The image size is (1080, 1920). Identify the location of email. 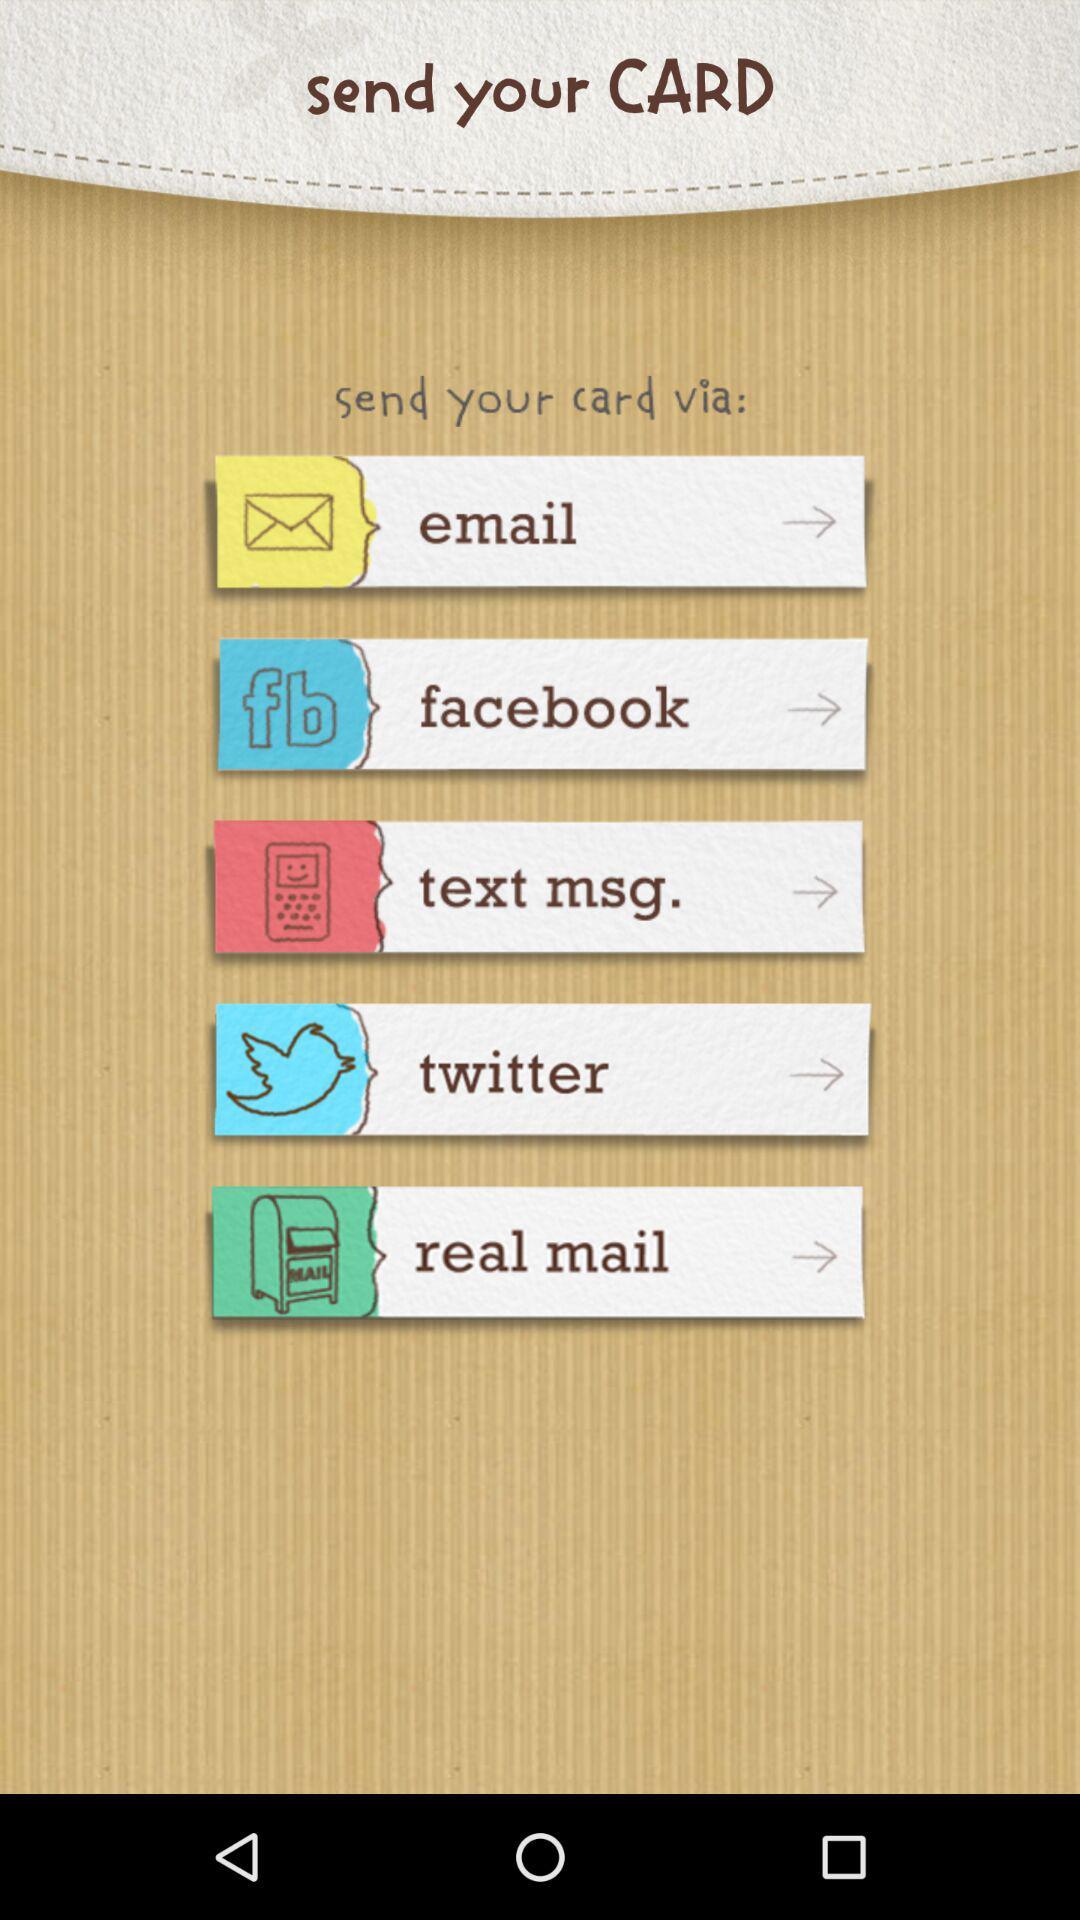
(540, 532).